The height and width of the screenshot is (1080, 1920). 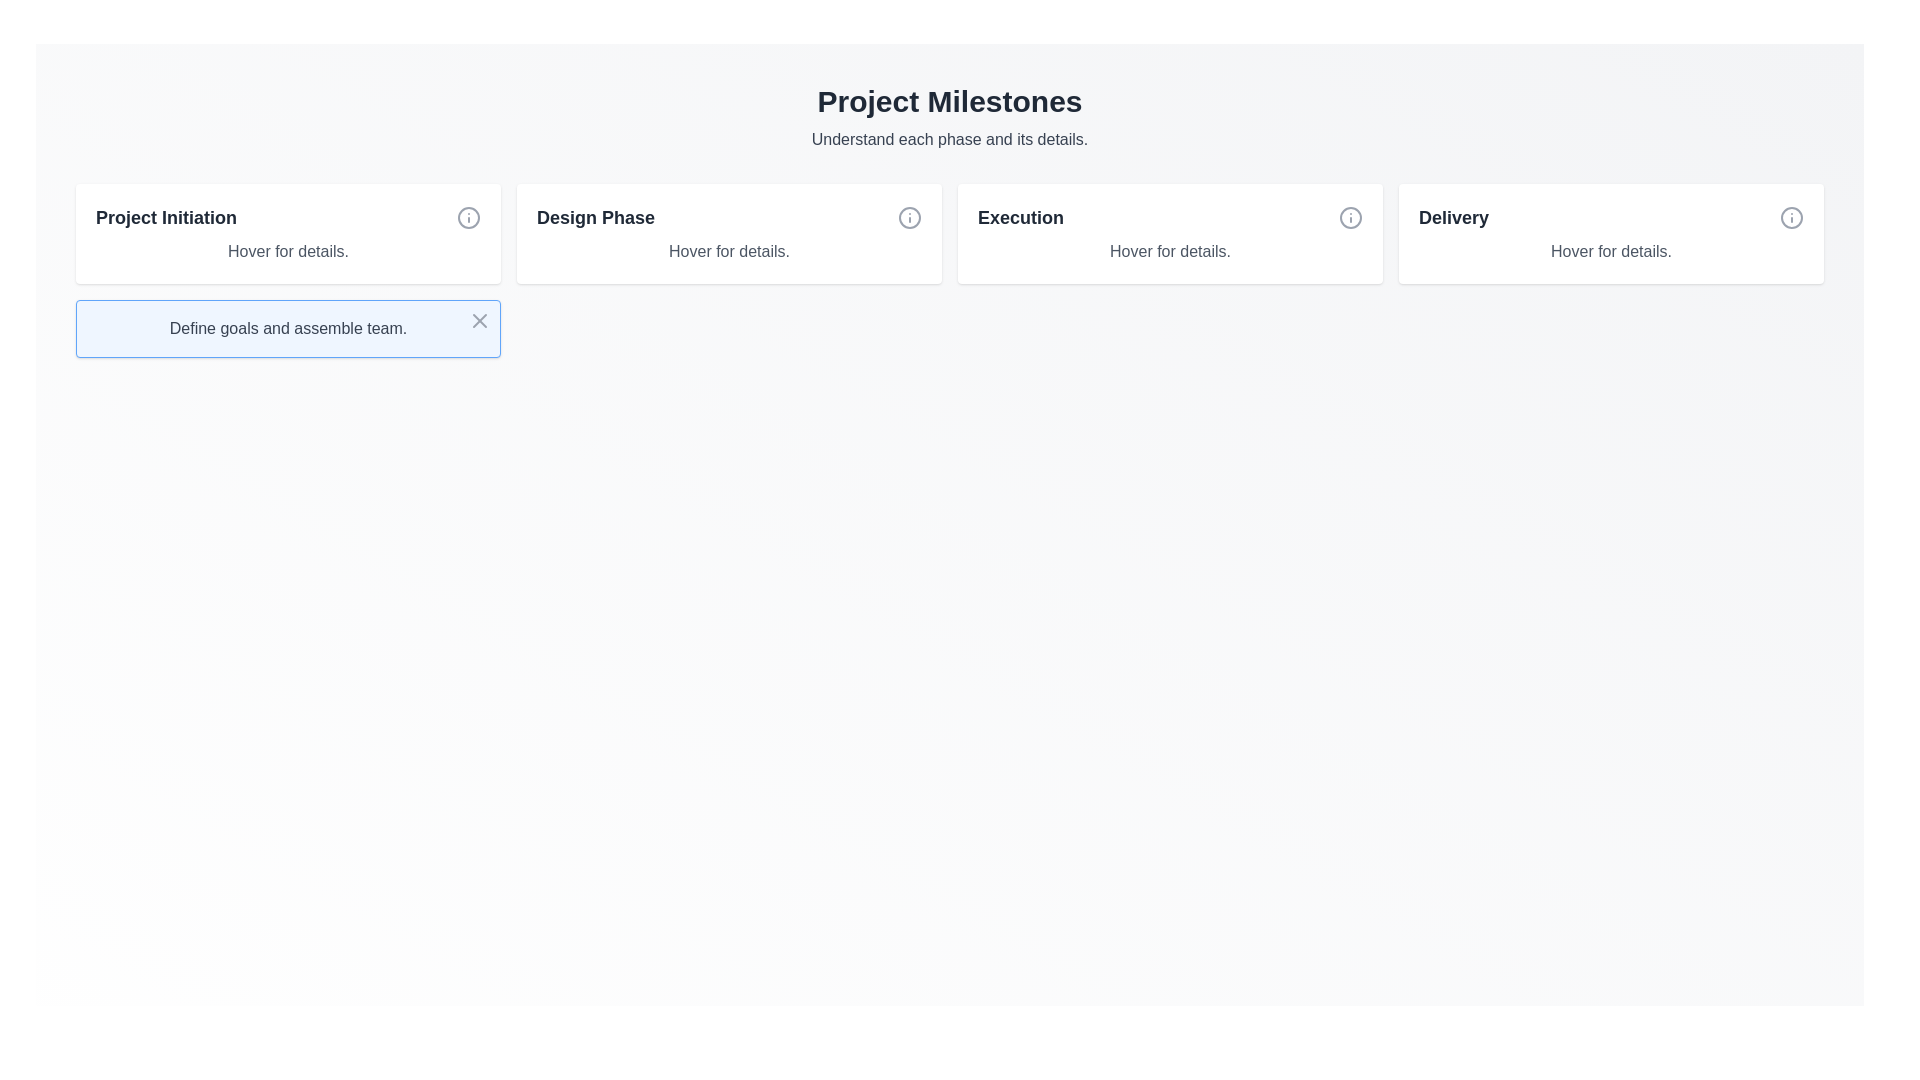 What do you see at coordinates (909, 218) in the screenshot?
I see `the circular gray icon with a central dot located to the right of the 'Design Phase' text` at bounding box center [909, 218].